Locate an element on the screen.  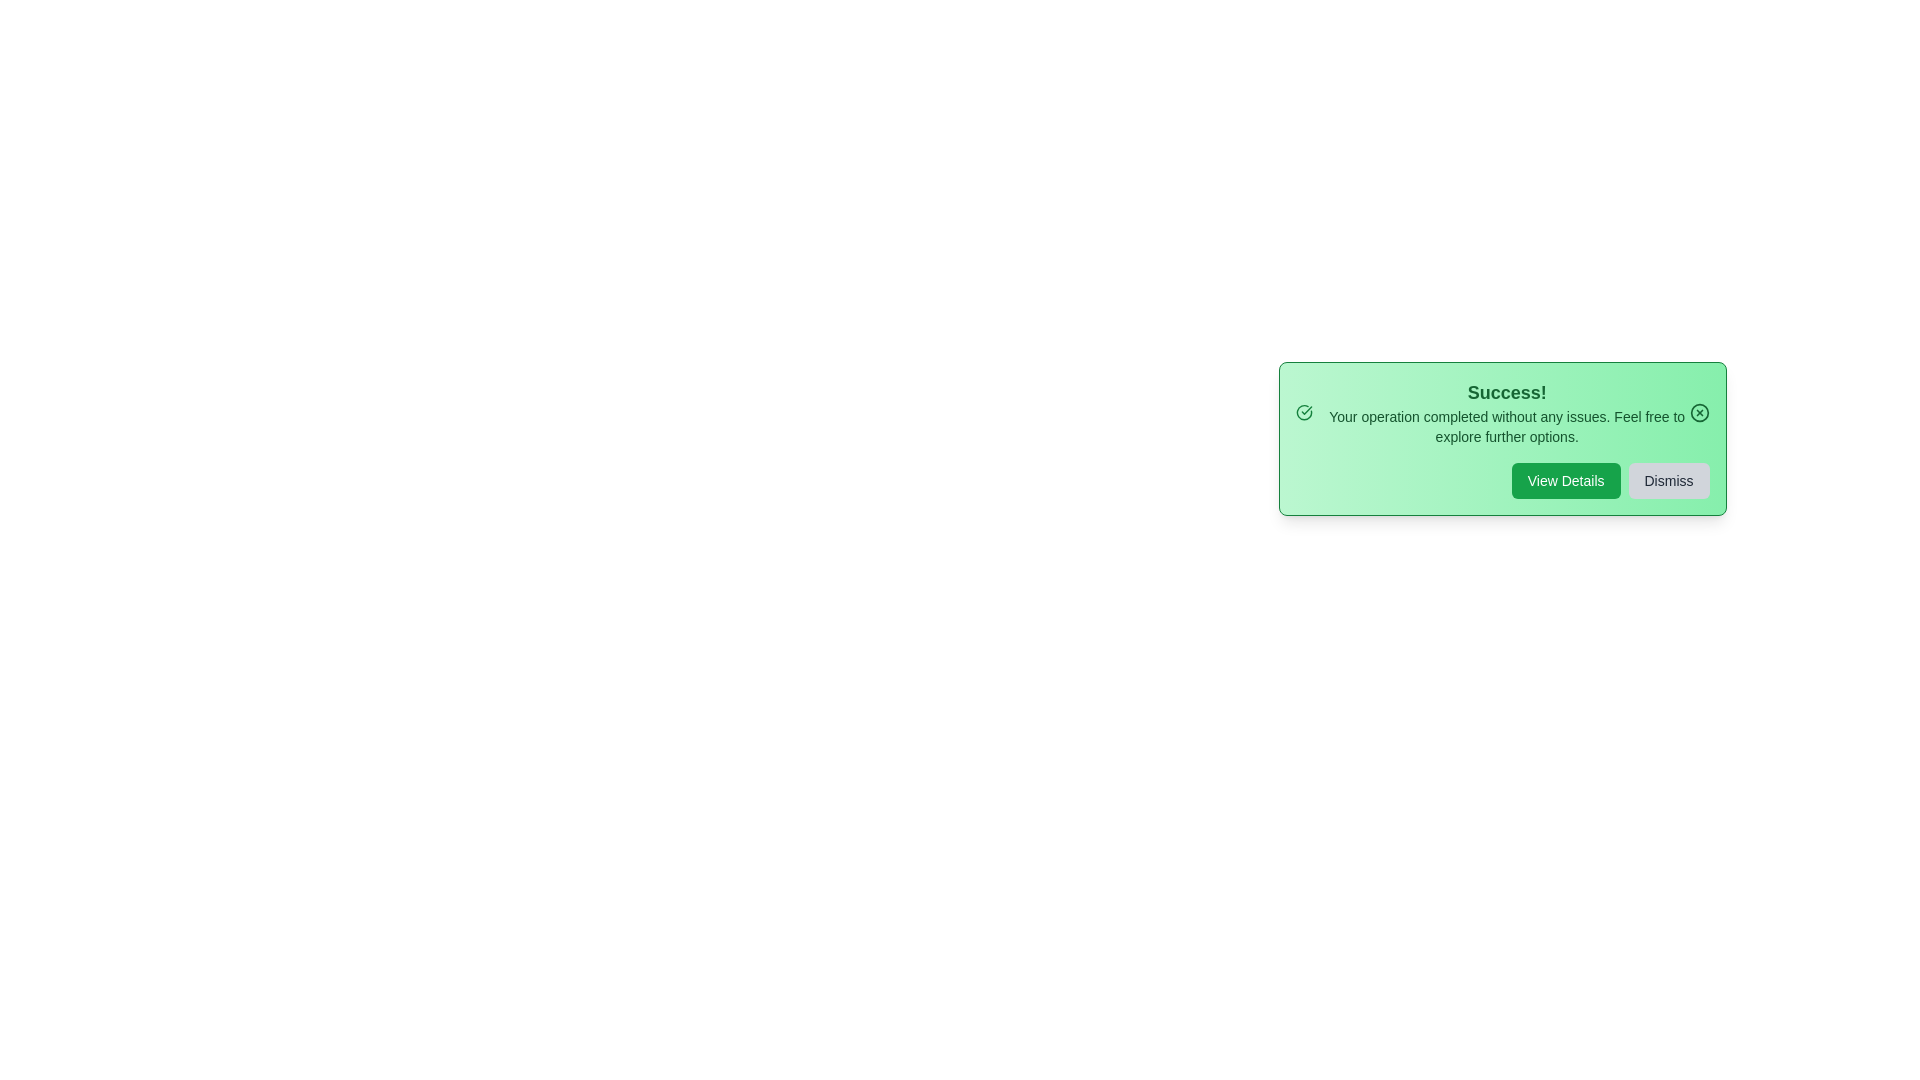
'View Details' button to view more details is located at coordinates (1565, 481).